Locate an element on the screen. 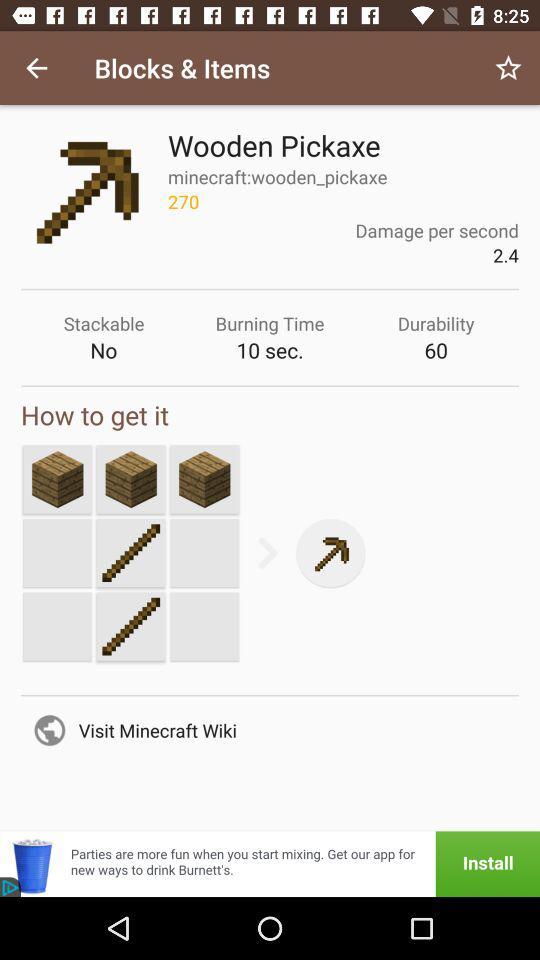  select box is located at coordinates (203, 479).